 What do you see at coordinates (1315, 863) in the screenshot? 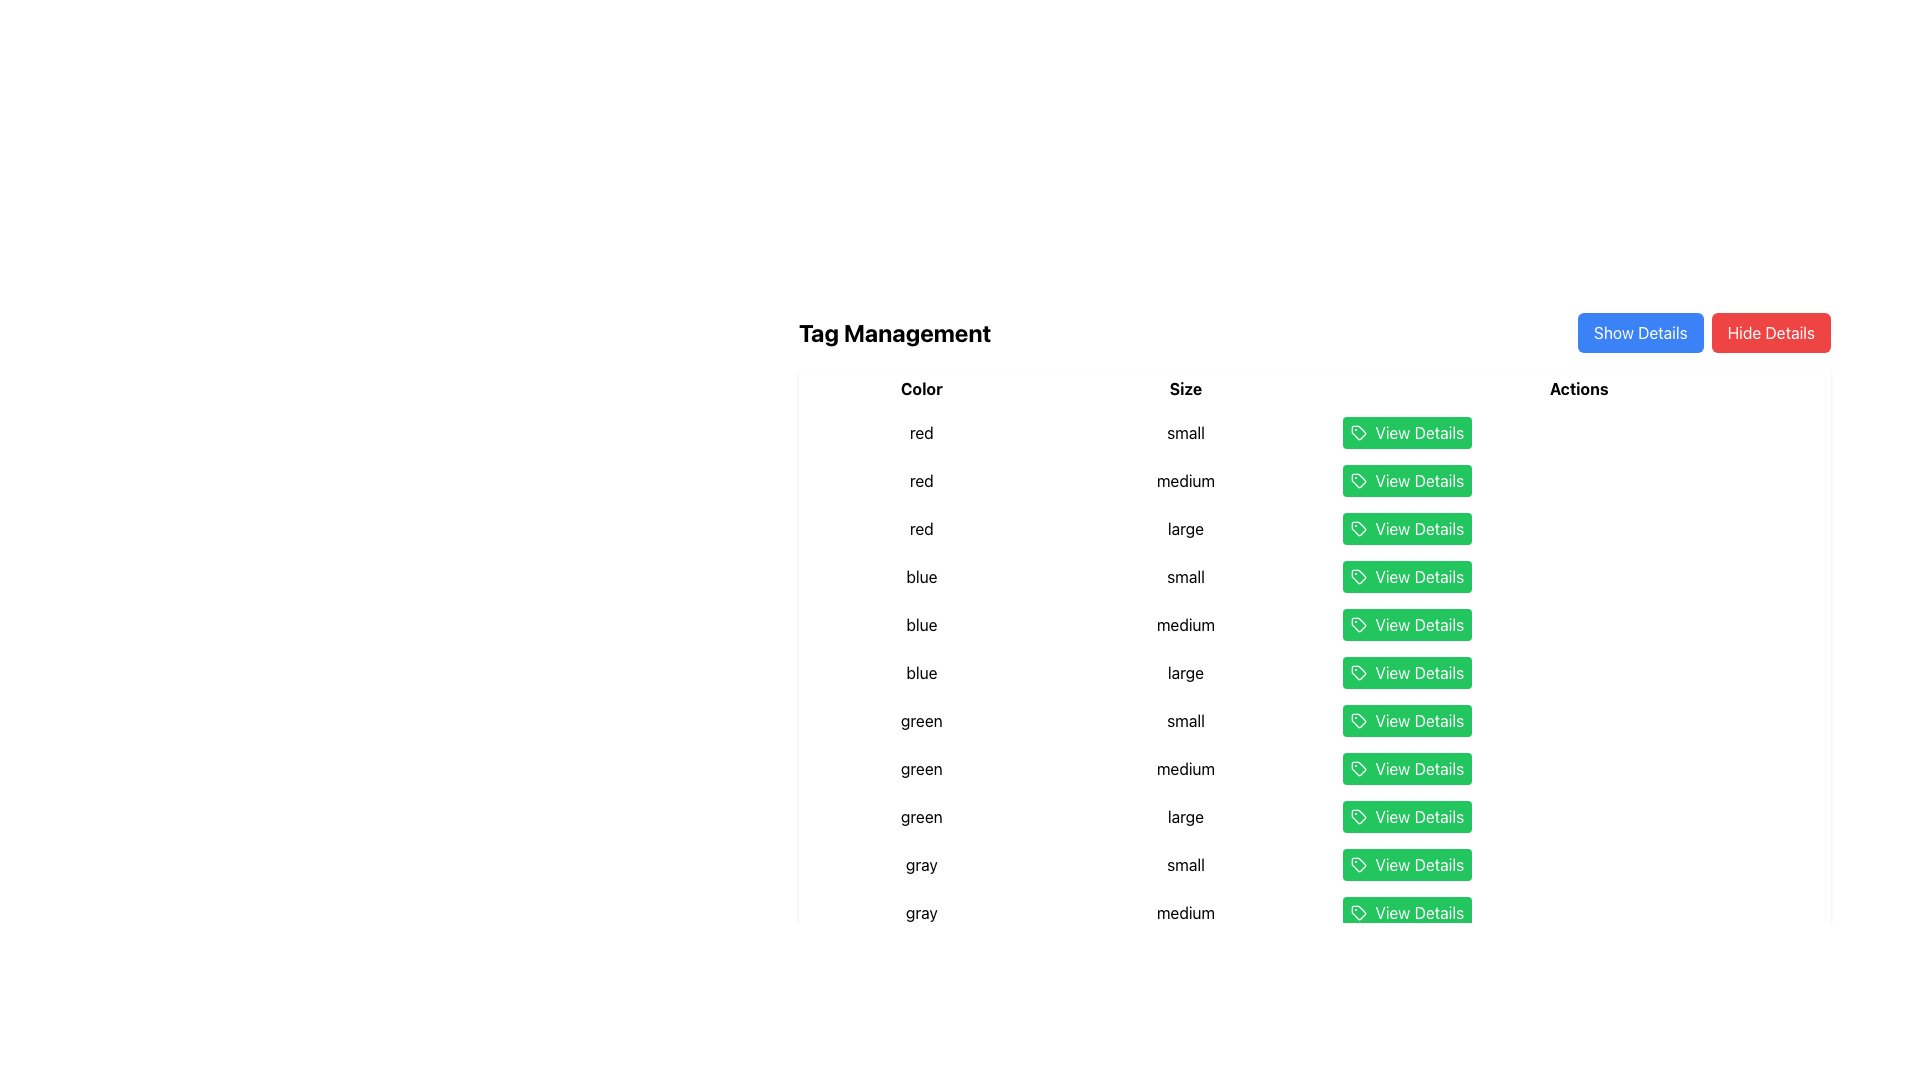
I see `the 'View Details' button in the 10th row of the table indicating a 'gray' item of 'small' size` at bounding box center [1315, 863].